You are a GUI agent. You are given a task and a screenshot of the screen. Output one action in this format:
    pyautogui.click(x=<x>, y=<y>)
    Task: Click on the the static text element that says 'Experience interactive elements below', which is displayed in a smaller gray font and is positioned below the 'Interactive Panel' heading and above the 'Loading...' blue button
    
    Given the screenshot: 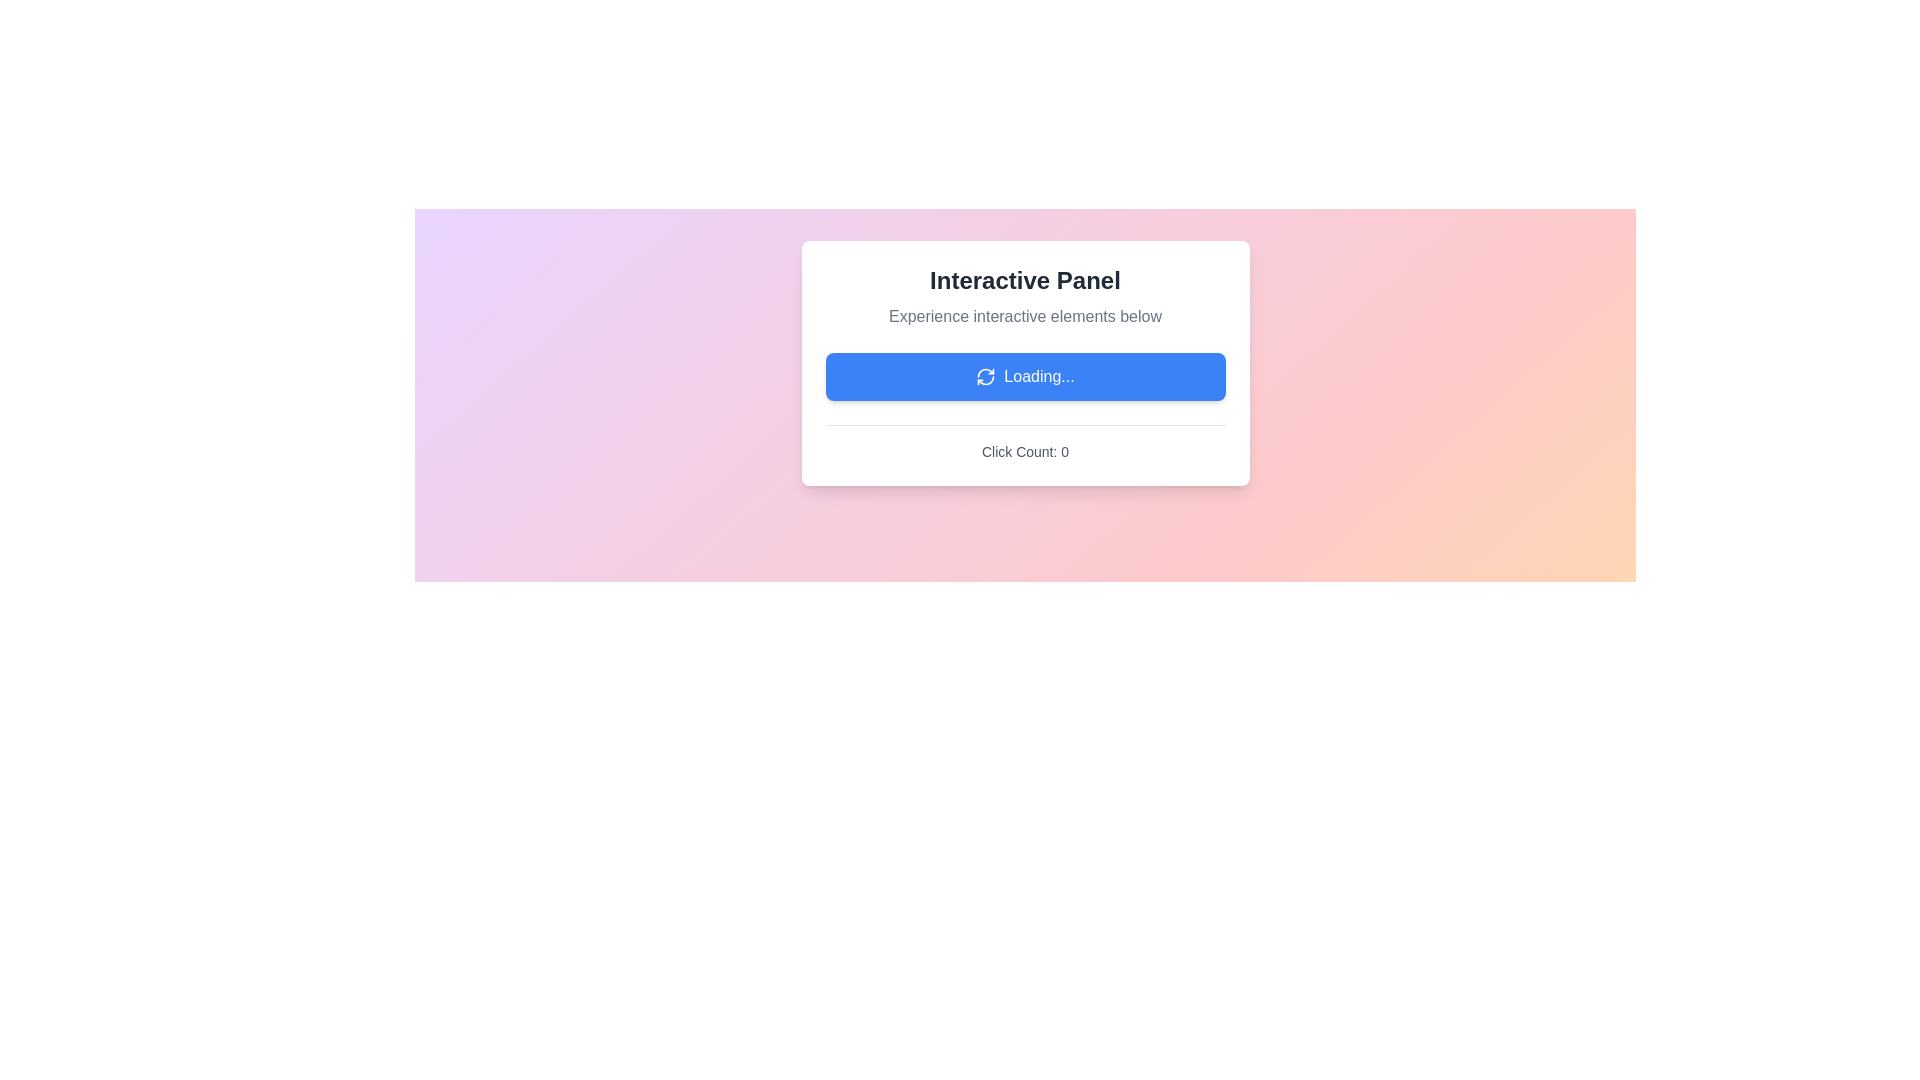 What is the action you would take?
    pyautogui.click(x=1025, y=315)
    